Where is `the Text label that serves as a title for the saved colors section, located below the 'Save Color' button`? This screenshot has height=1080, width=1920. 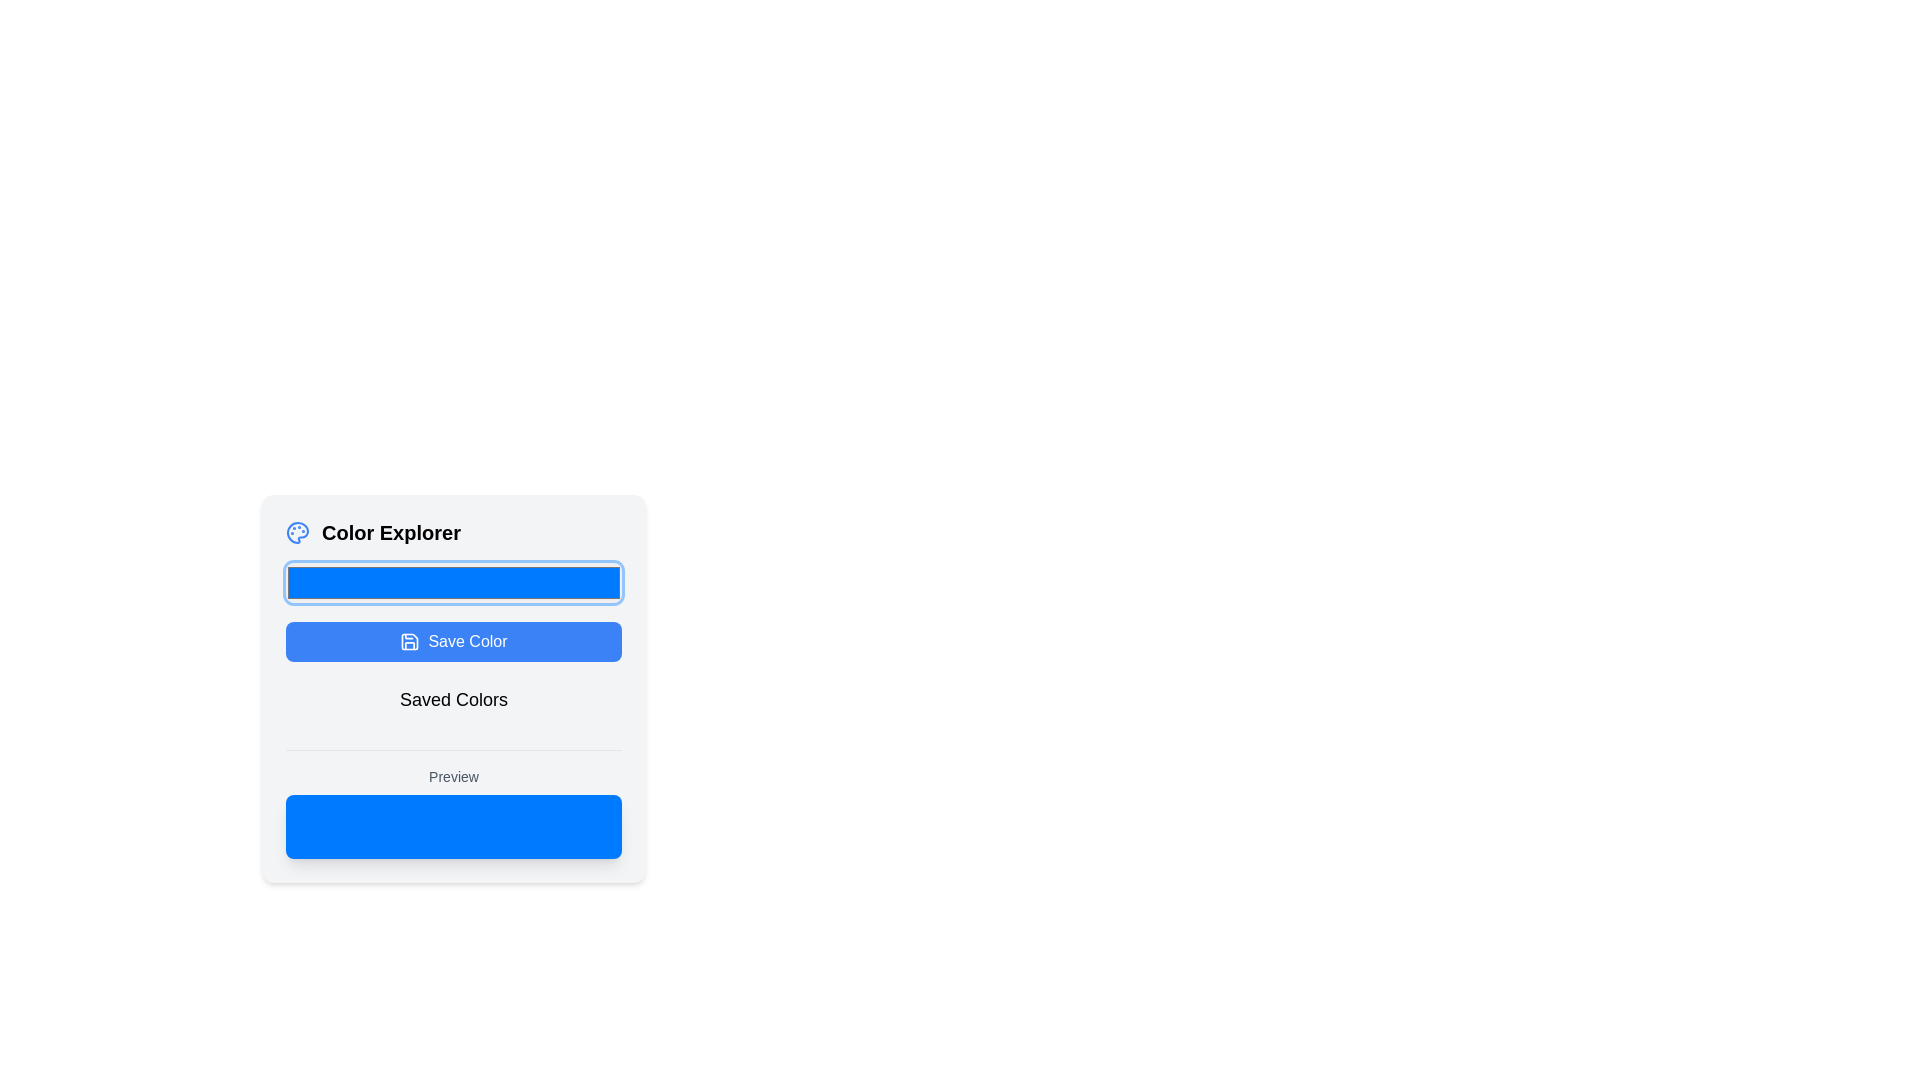 the Text label that serves as a title for the saved colors section, located below the 'Save Color' button is located at coordinates (453, 698).